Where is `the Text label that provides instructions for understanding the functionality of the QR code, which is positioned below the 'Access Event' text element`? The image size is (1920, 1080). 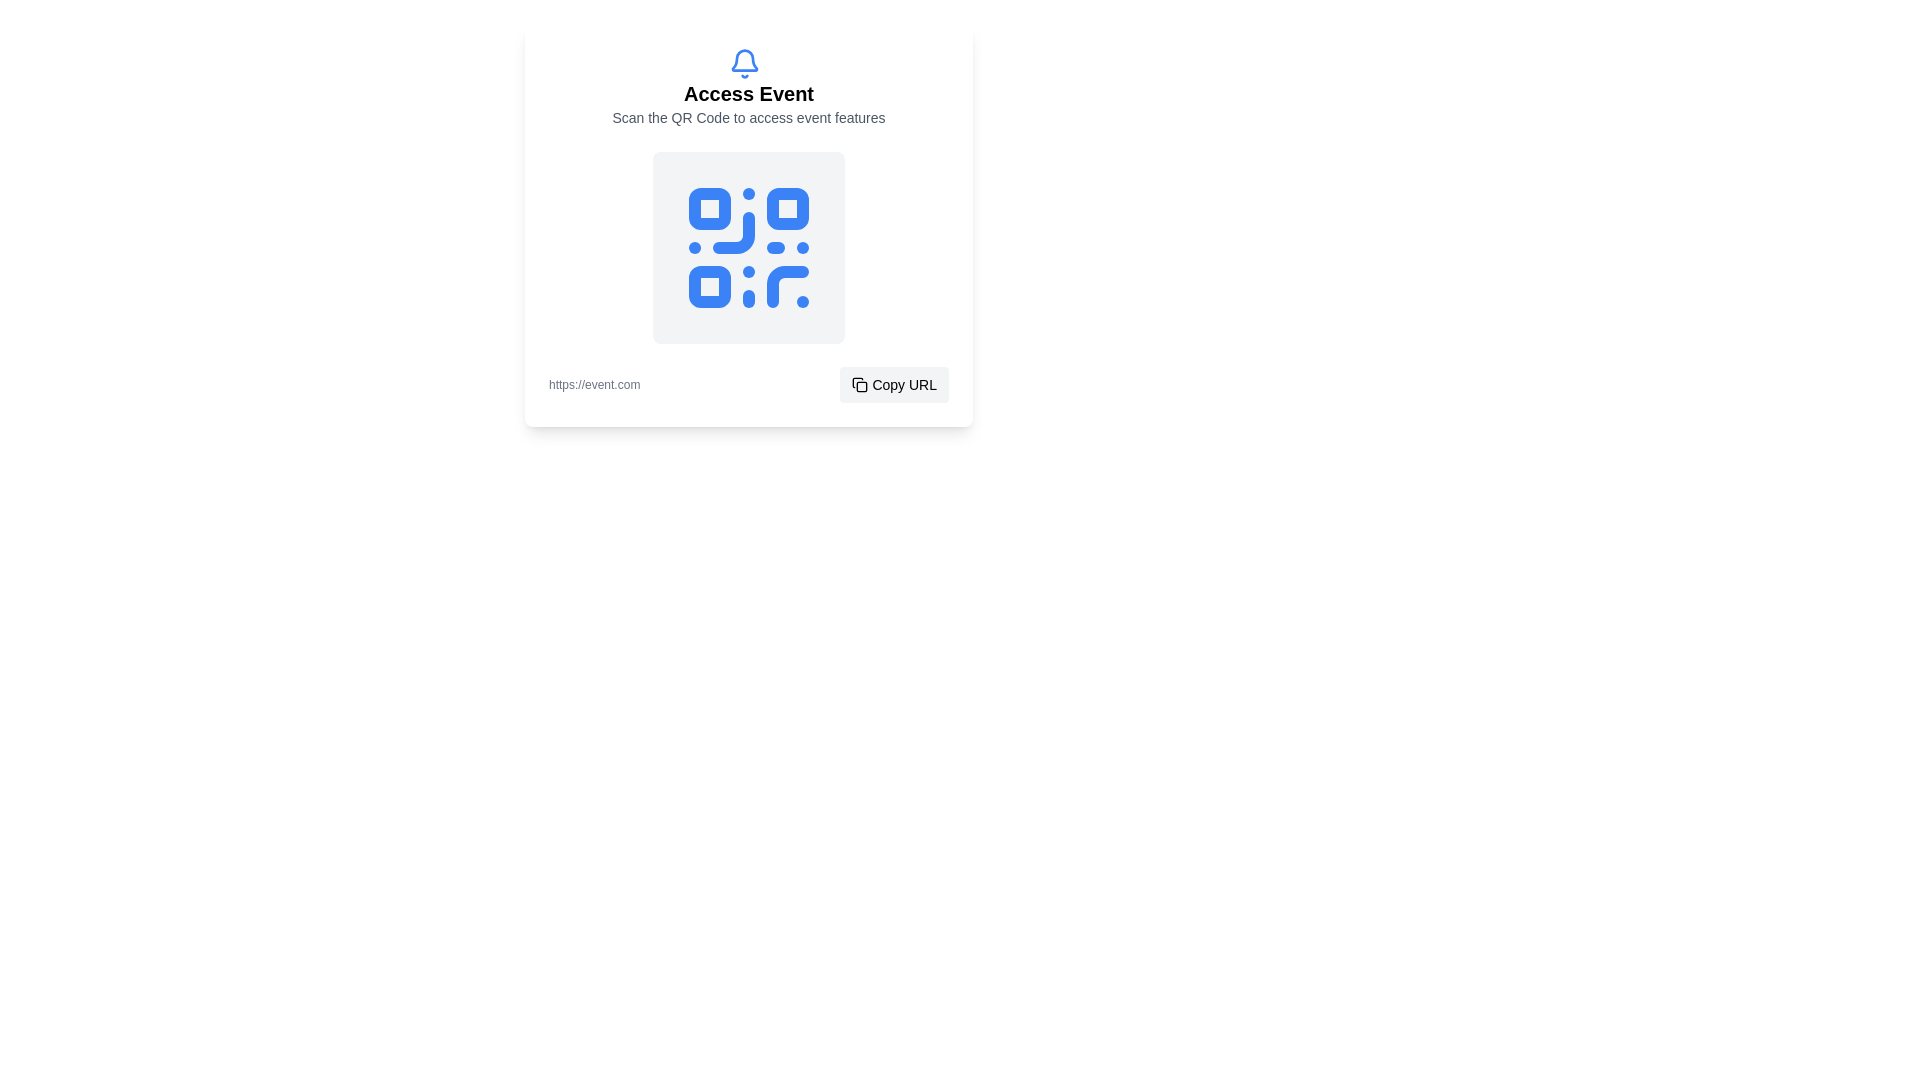
the Text label that provides instructions for understanding the functionality of the QR code, which is positioned below the 'Access Event' text element is located at coordinates (747, 118).